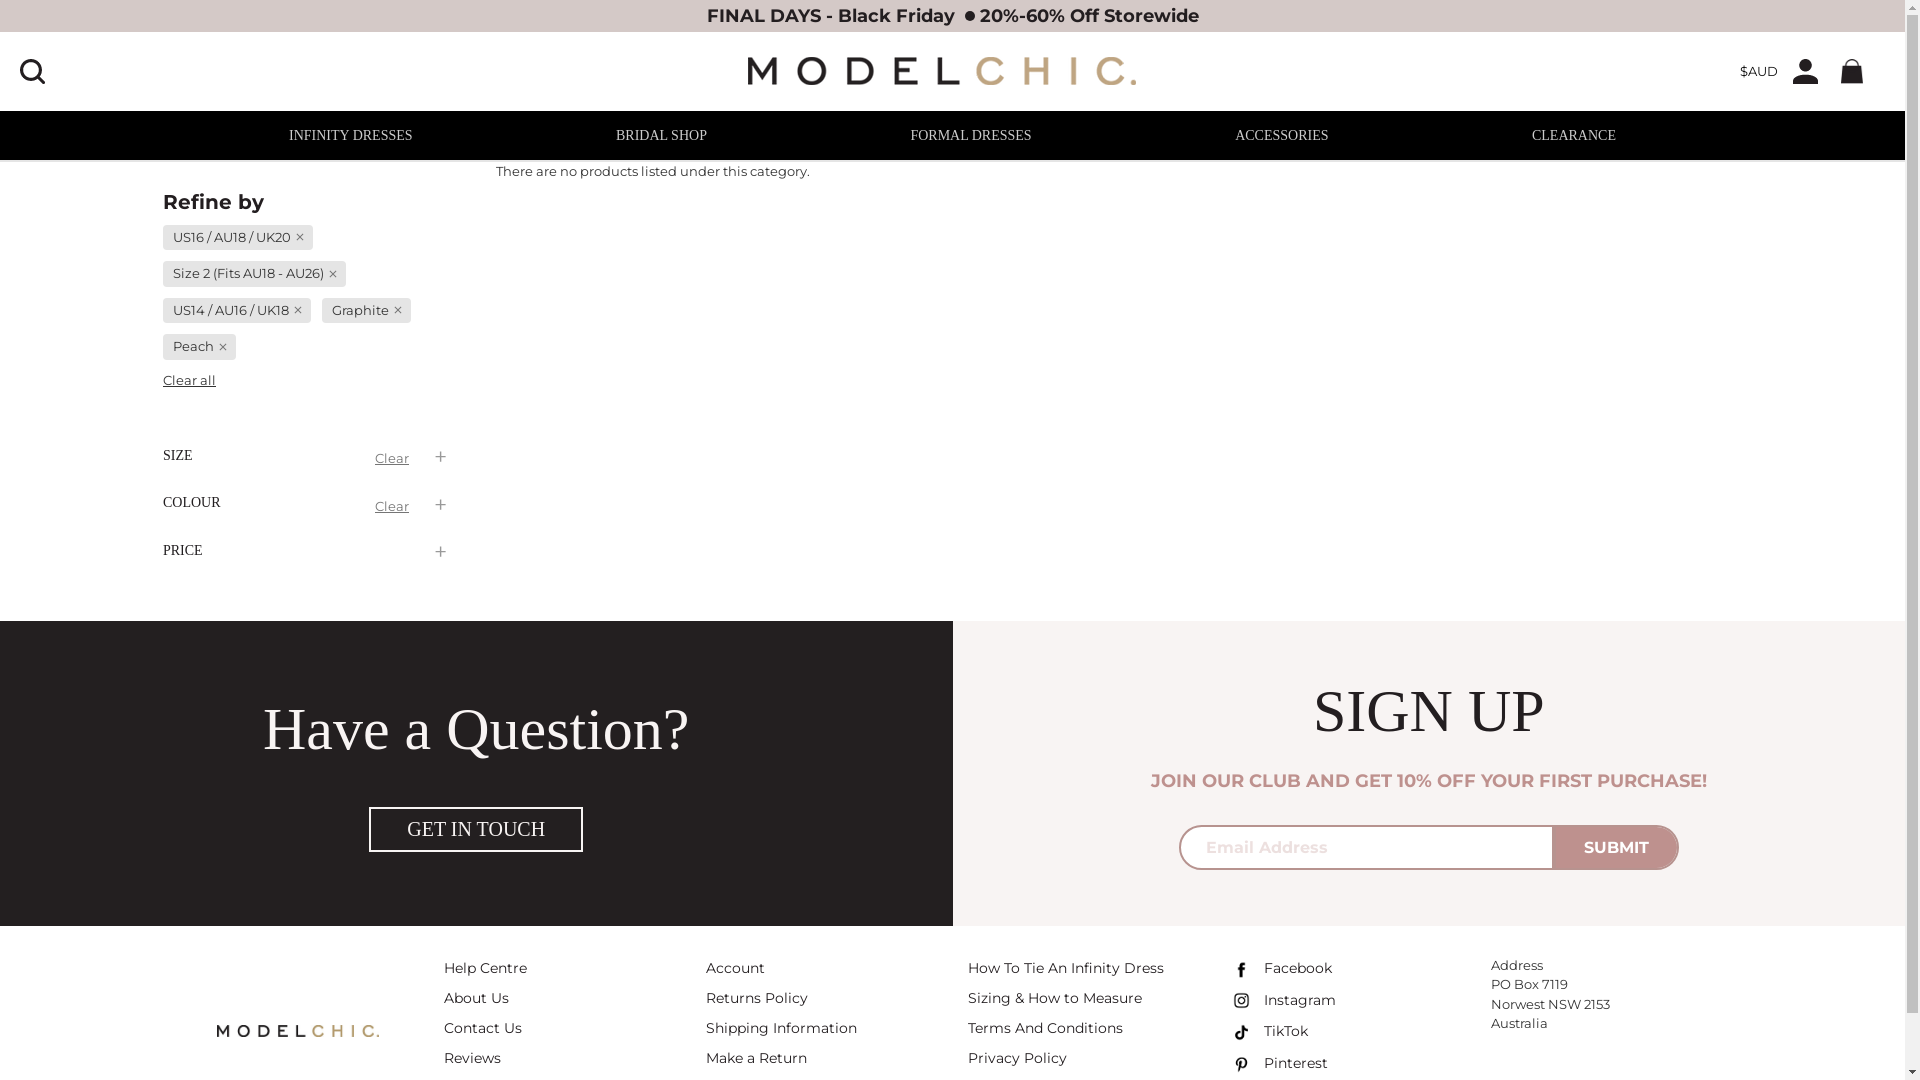 This screenshot has width=1920, height=1080. What do you see at coordinates (1573, 135) in the screenshot?
I see `'CLEARANCE'` at bounding box center [1573, 135].